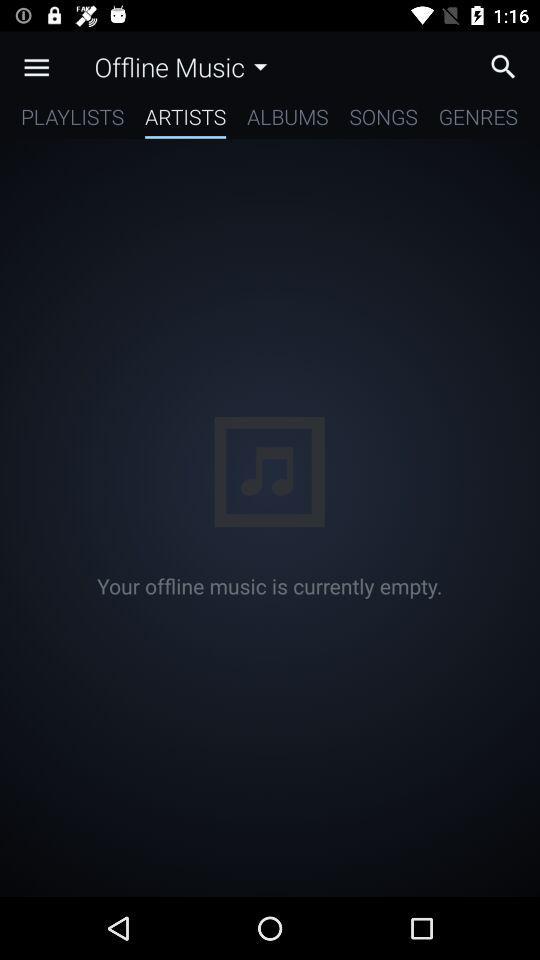 The image size is (540, 960). What do you see at coordinates (185, 120) in the screenshot?
I see `the item next to the albums item` at bounding box center [185, 120].